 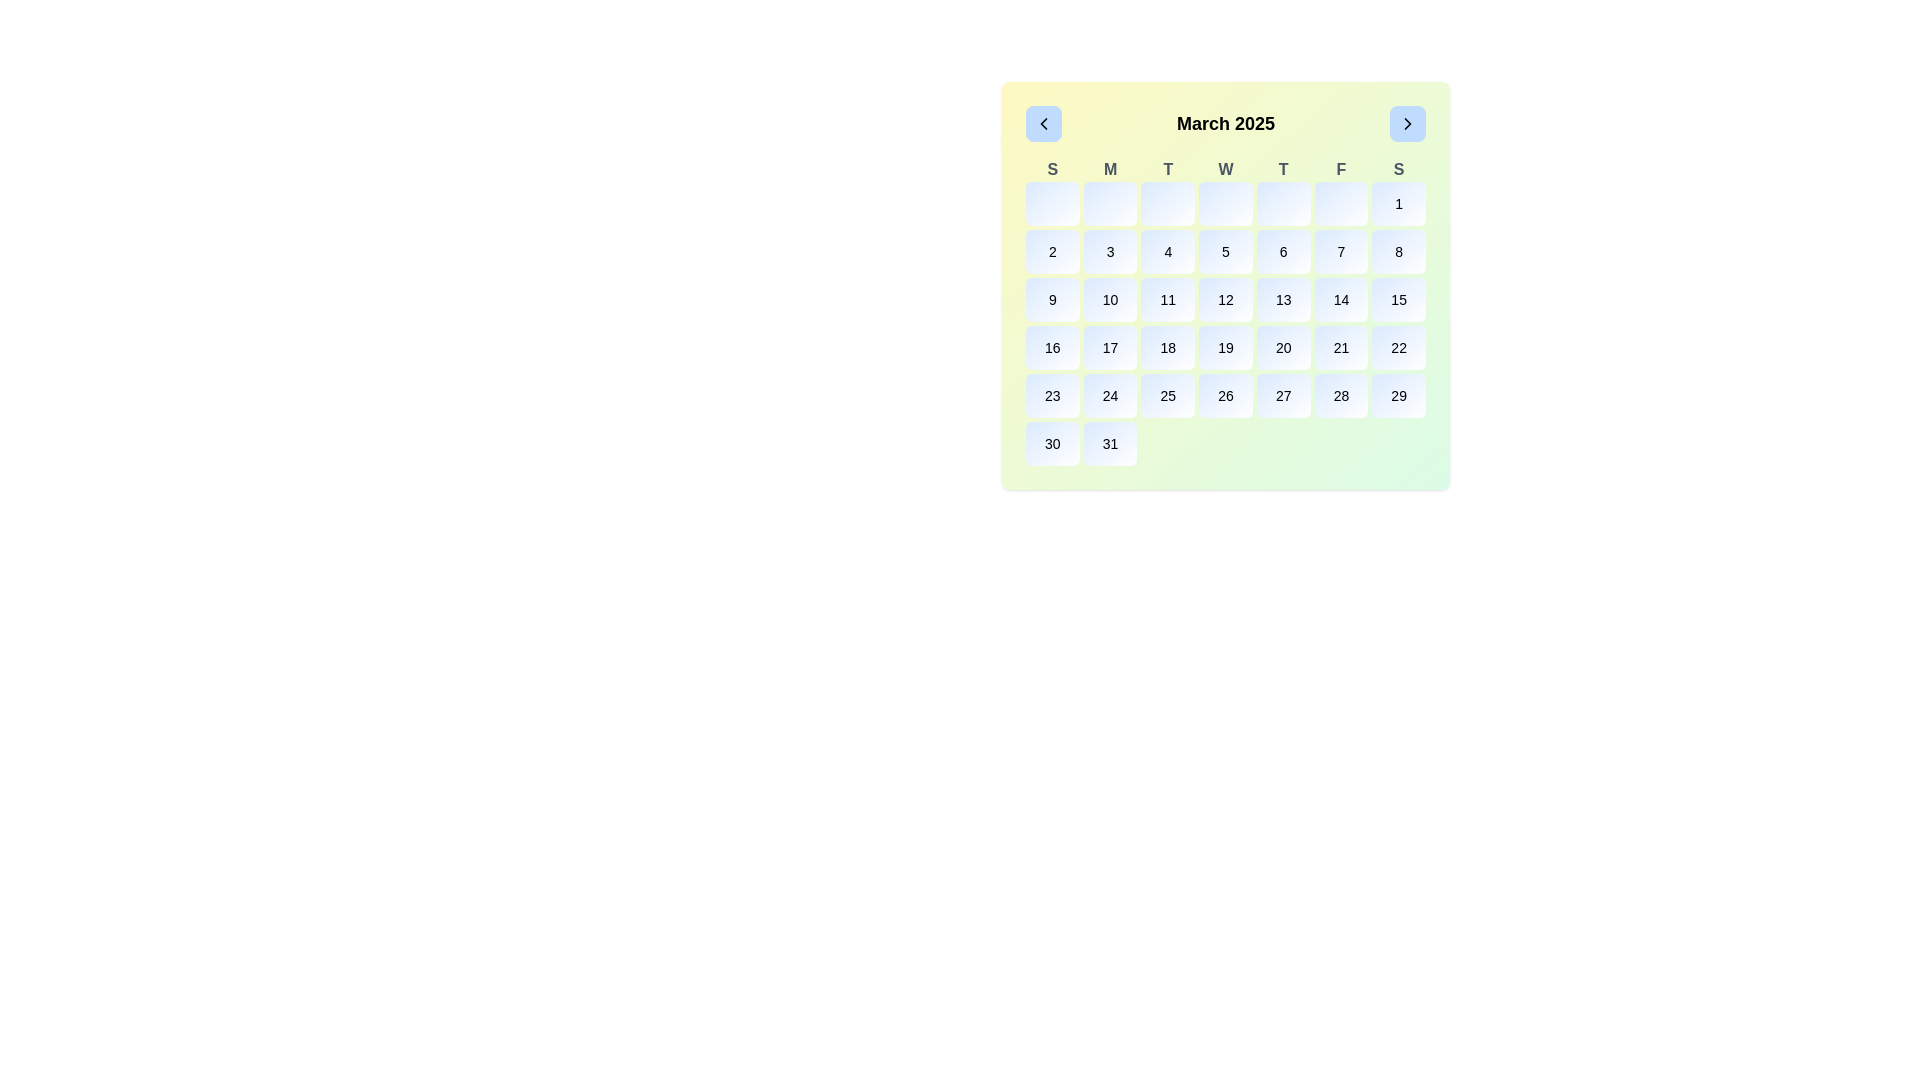 What do you see at coordinates (1406, 123) in the screenshot?
I see `the arrow icon located within the navigation button at the top-right corner of the calendar interface, adjacent to the 'March 2025' text, to enhance accessibility` at bounding box center [1406, 123].